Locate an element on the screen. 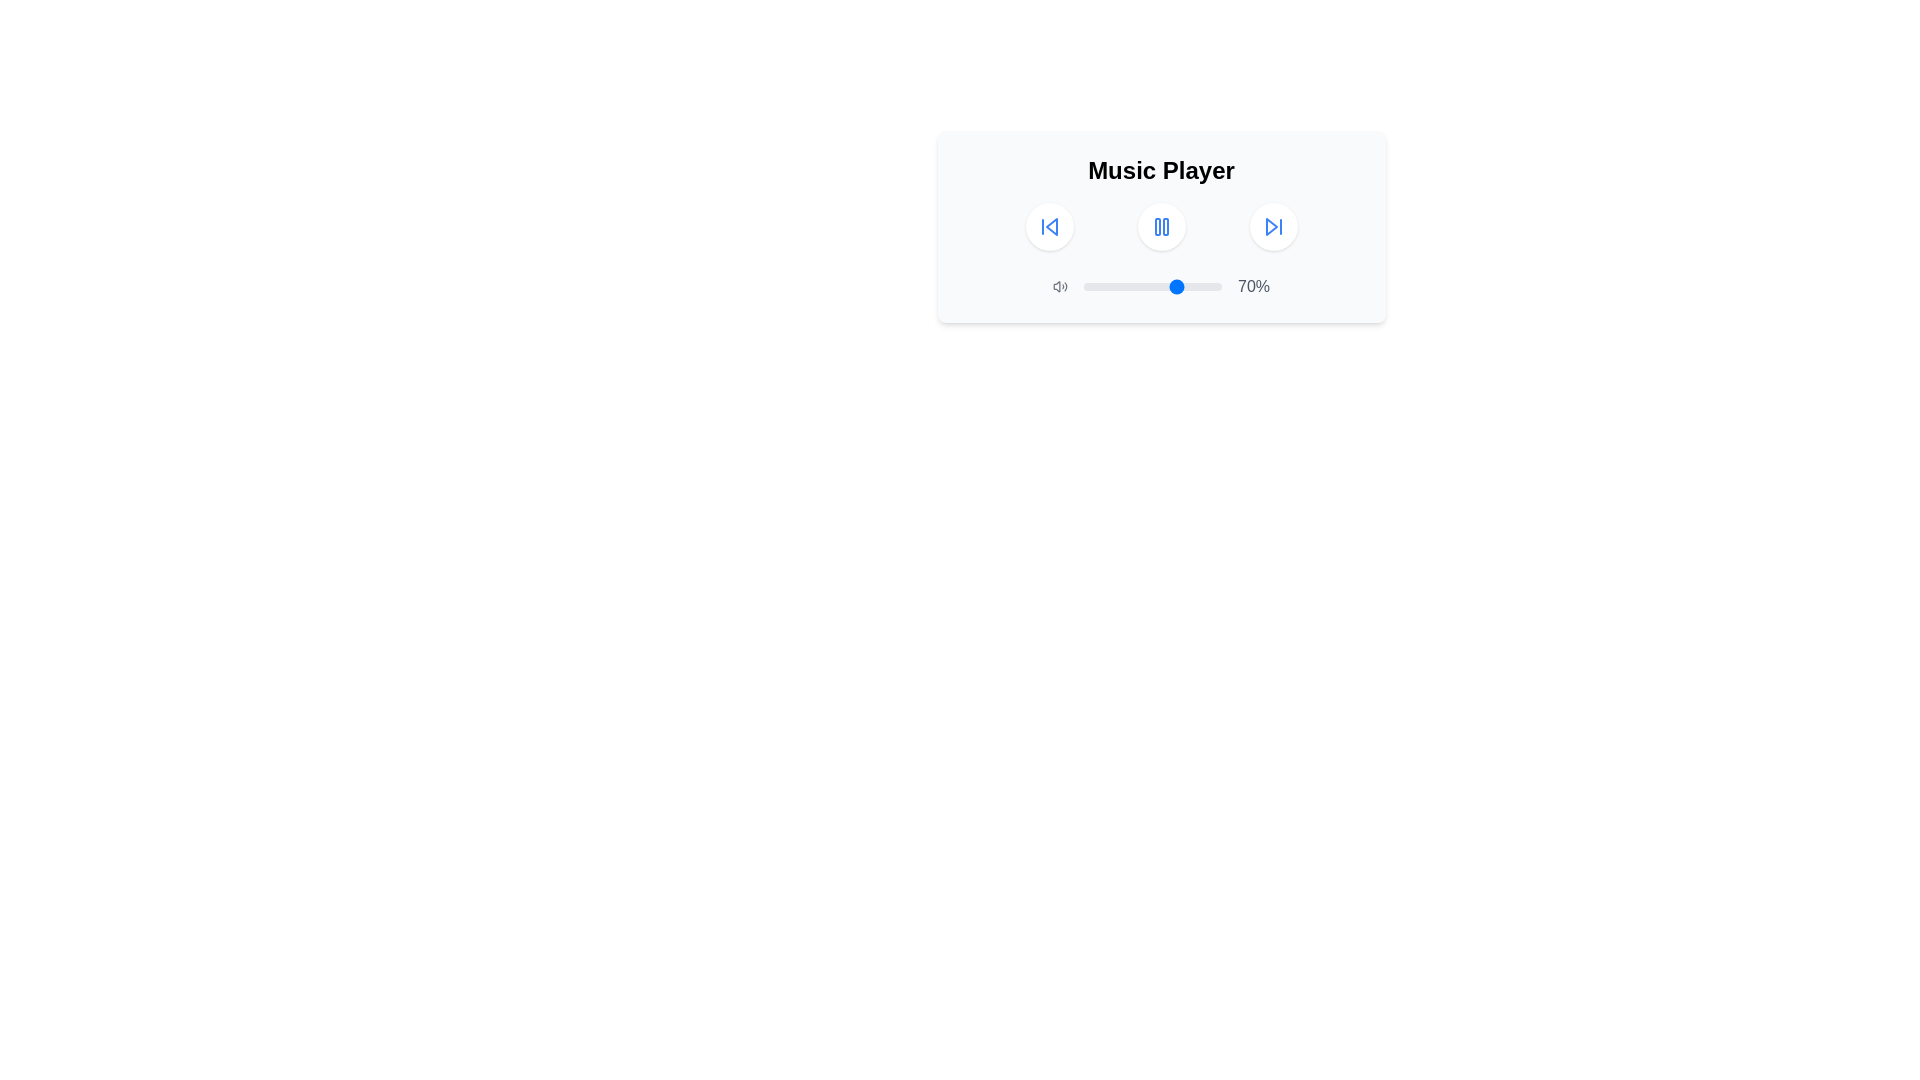  the blue skip-backward icon button within a circular white button in the music player interface for accessibility purposes is located at coordinates (1048, 226).